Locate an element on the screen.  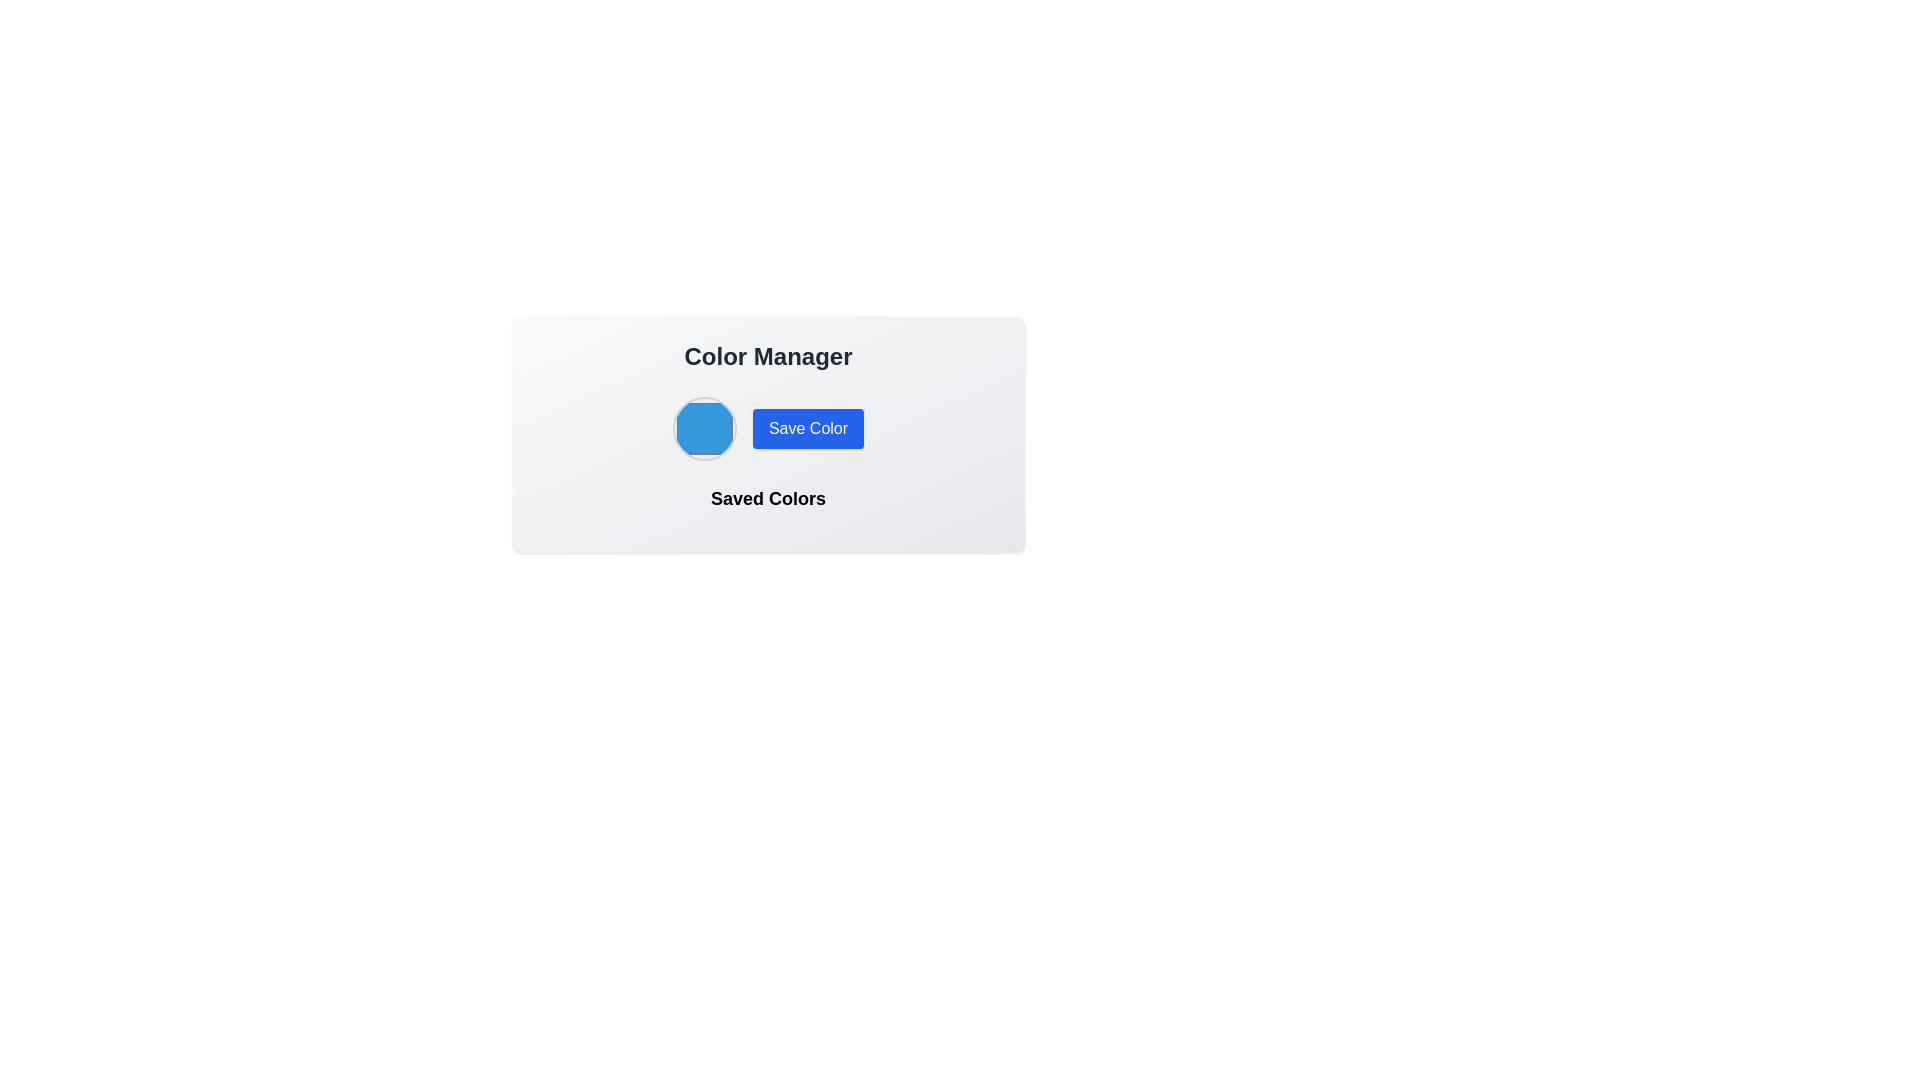
the 'Save Color' button located in the 'Color Manager' section is located at coordinates (767, 427).